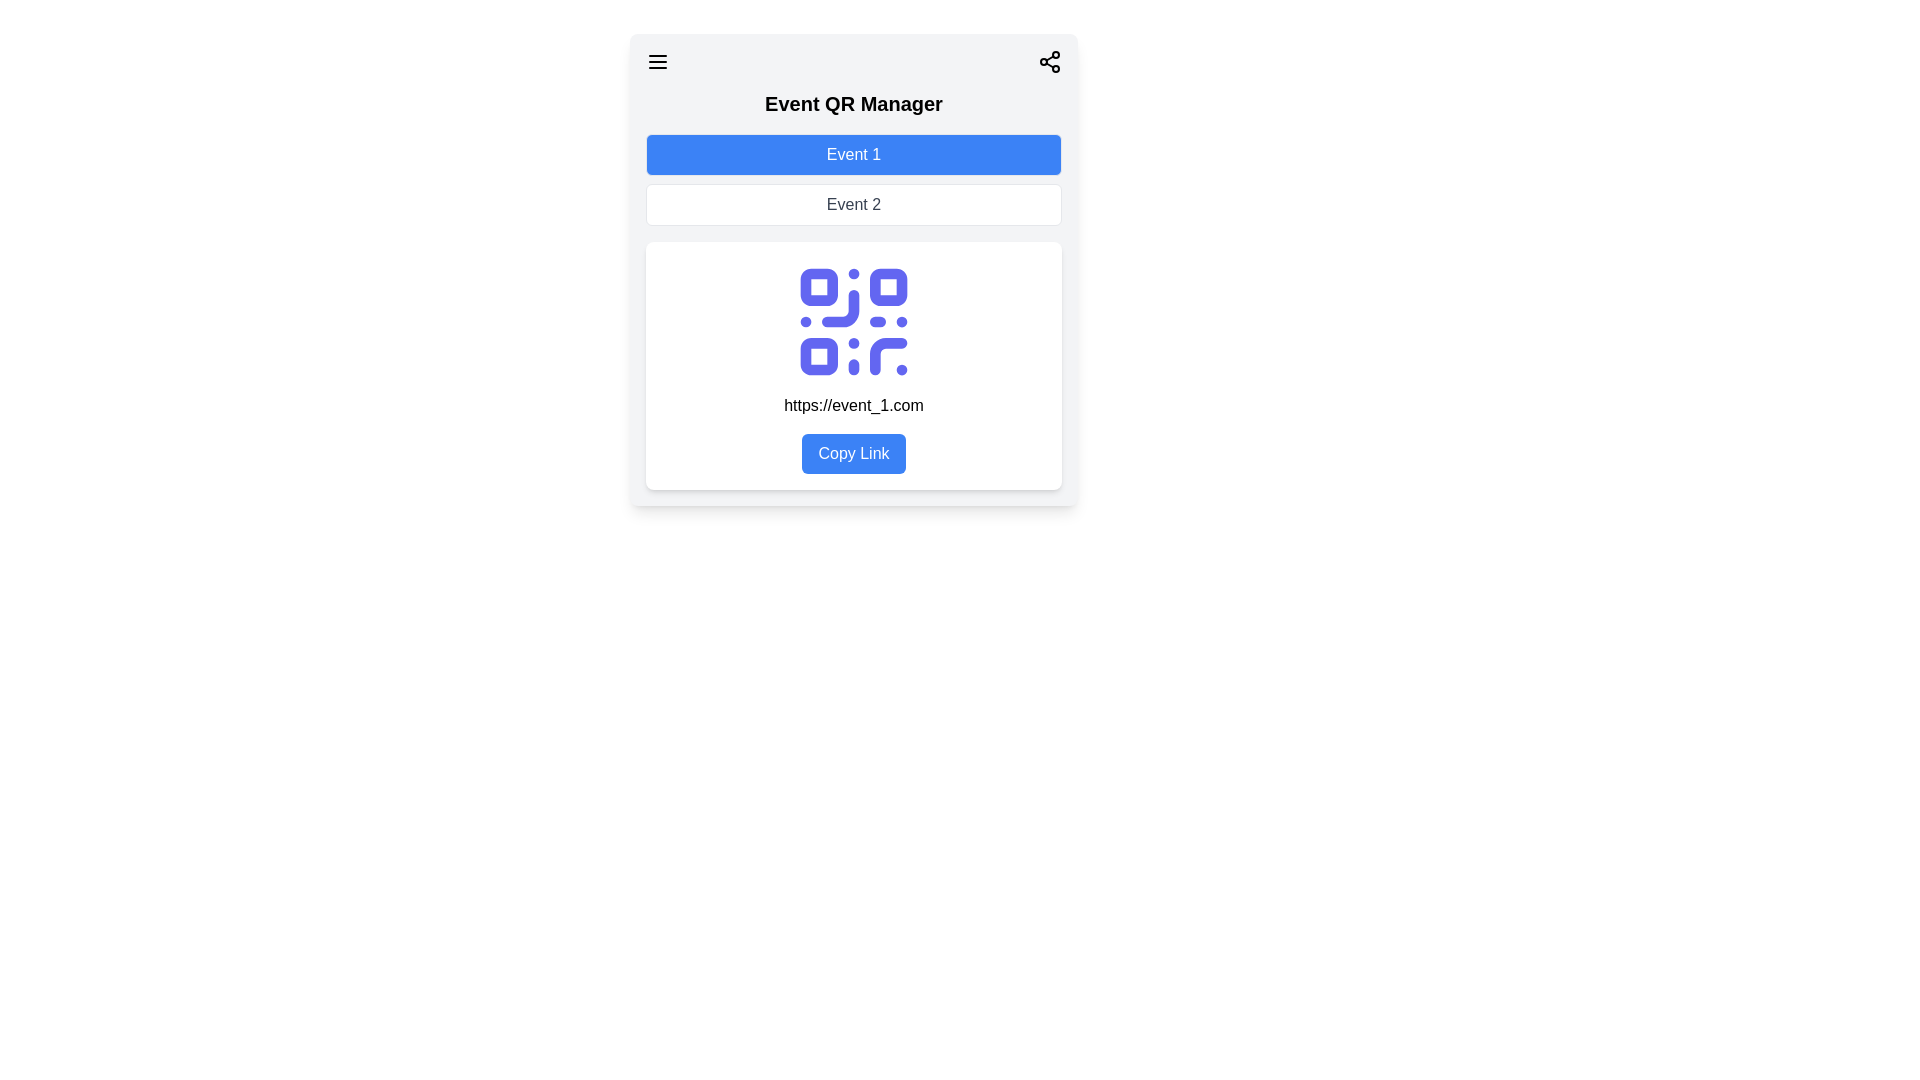  I want to click on the button located below the text 'https://event_1.com' to copy the link to the clipboard, so click(854, 454).